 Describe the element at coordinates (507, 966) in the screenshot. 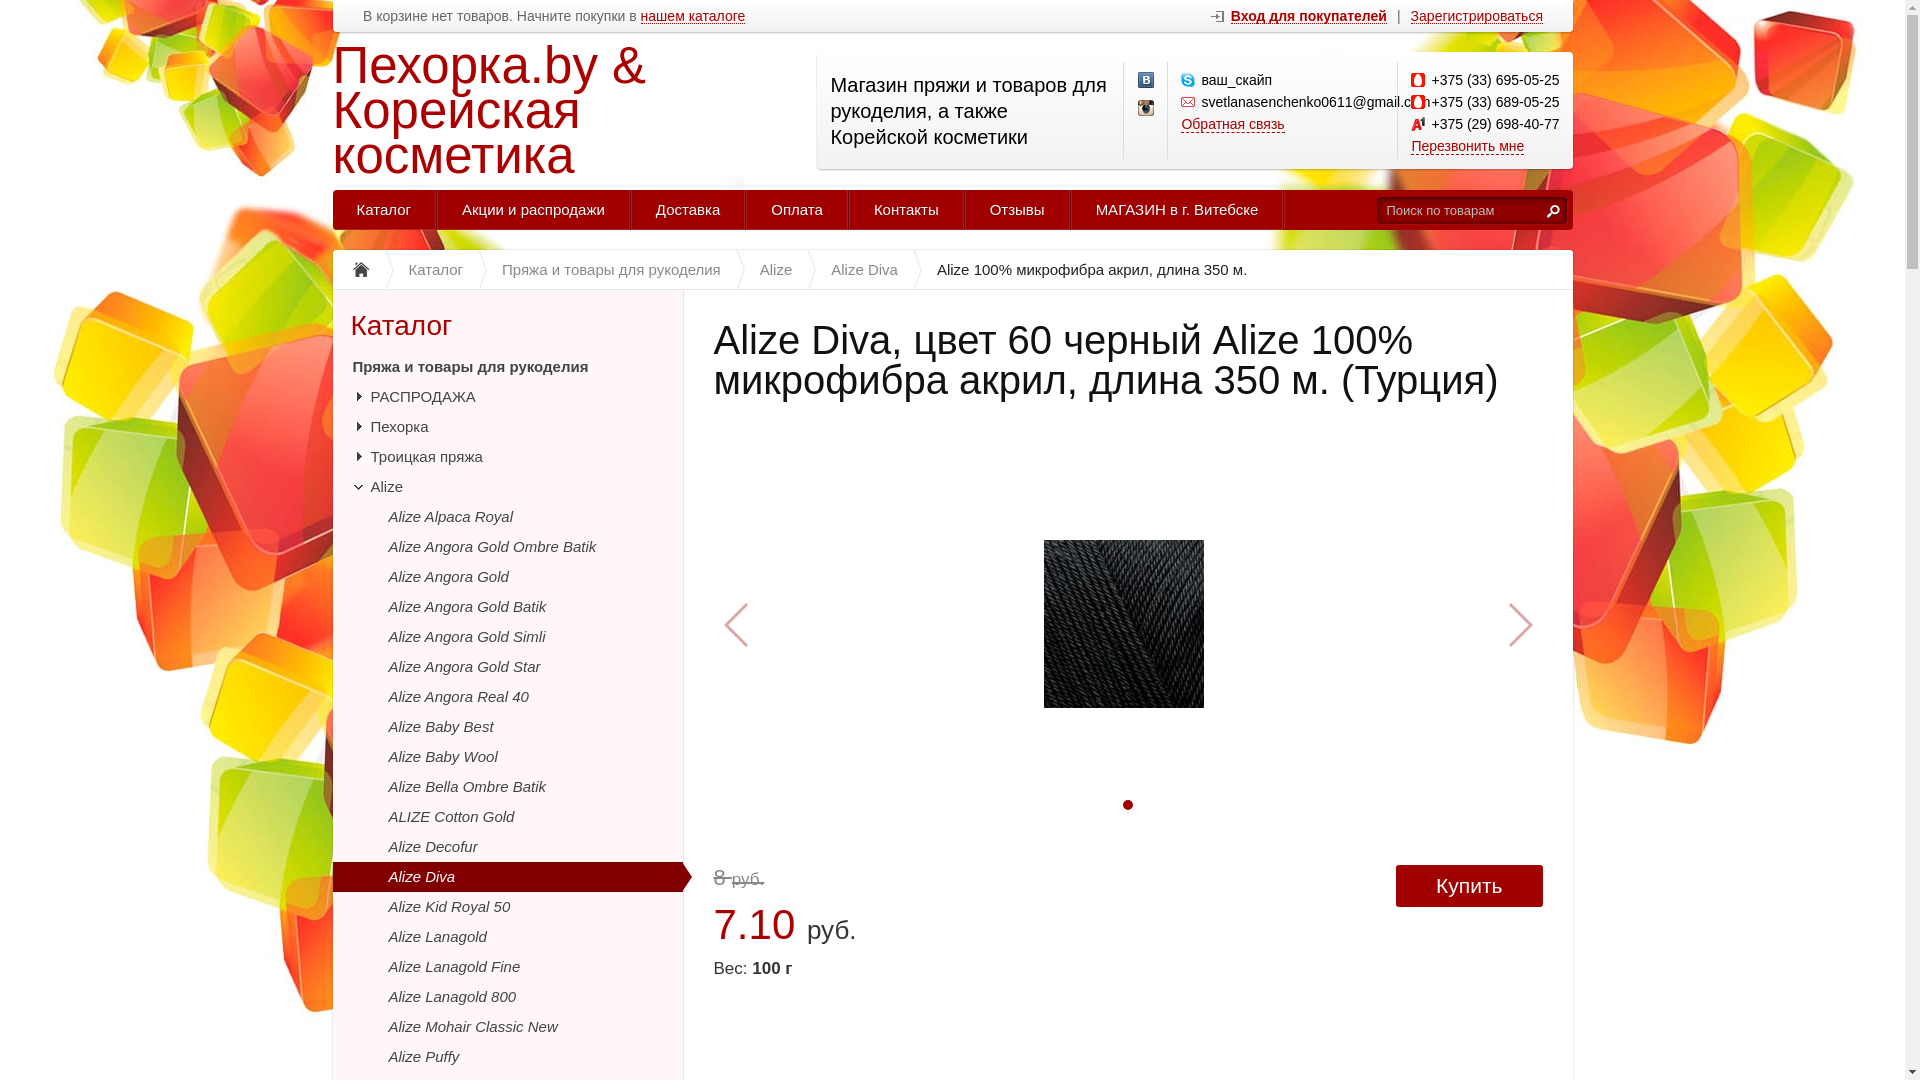

I see `'Alize Lanagold Fine'` at that location.